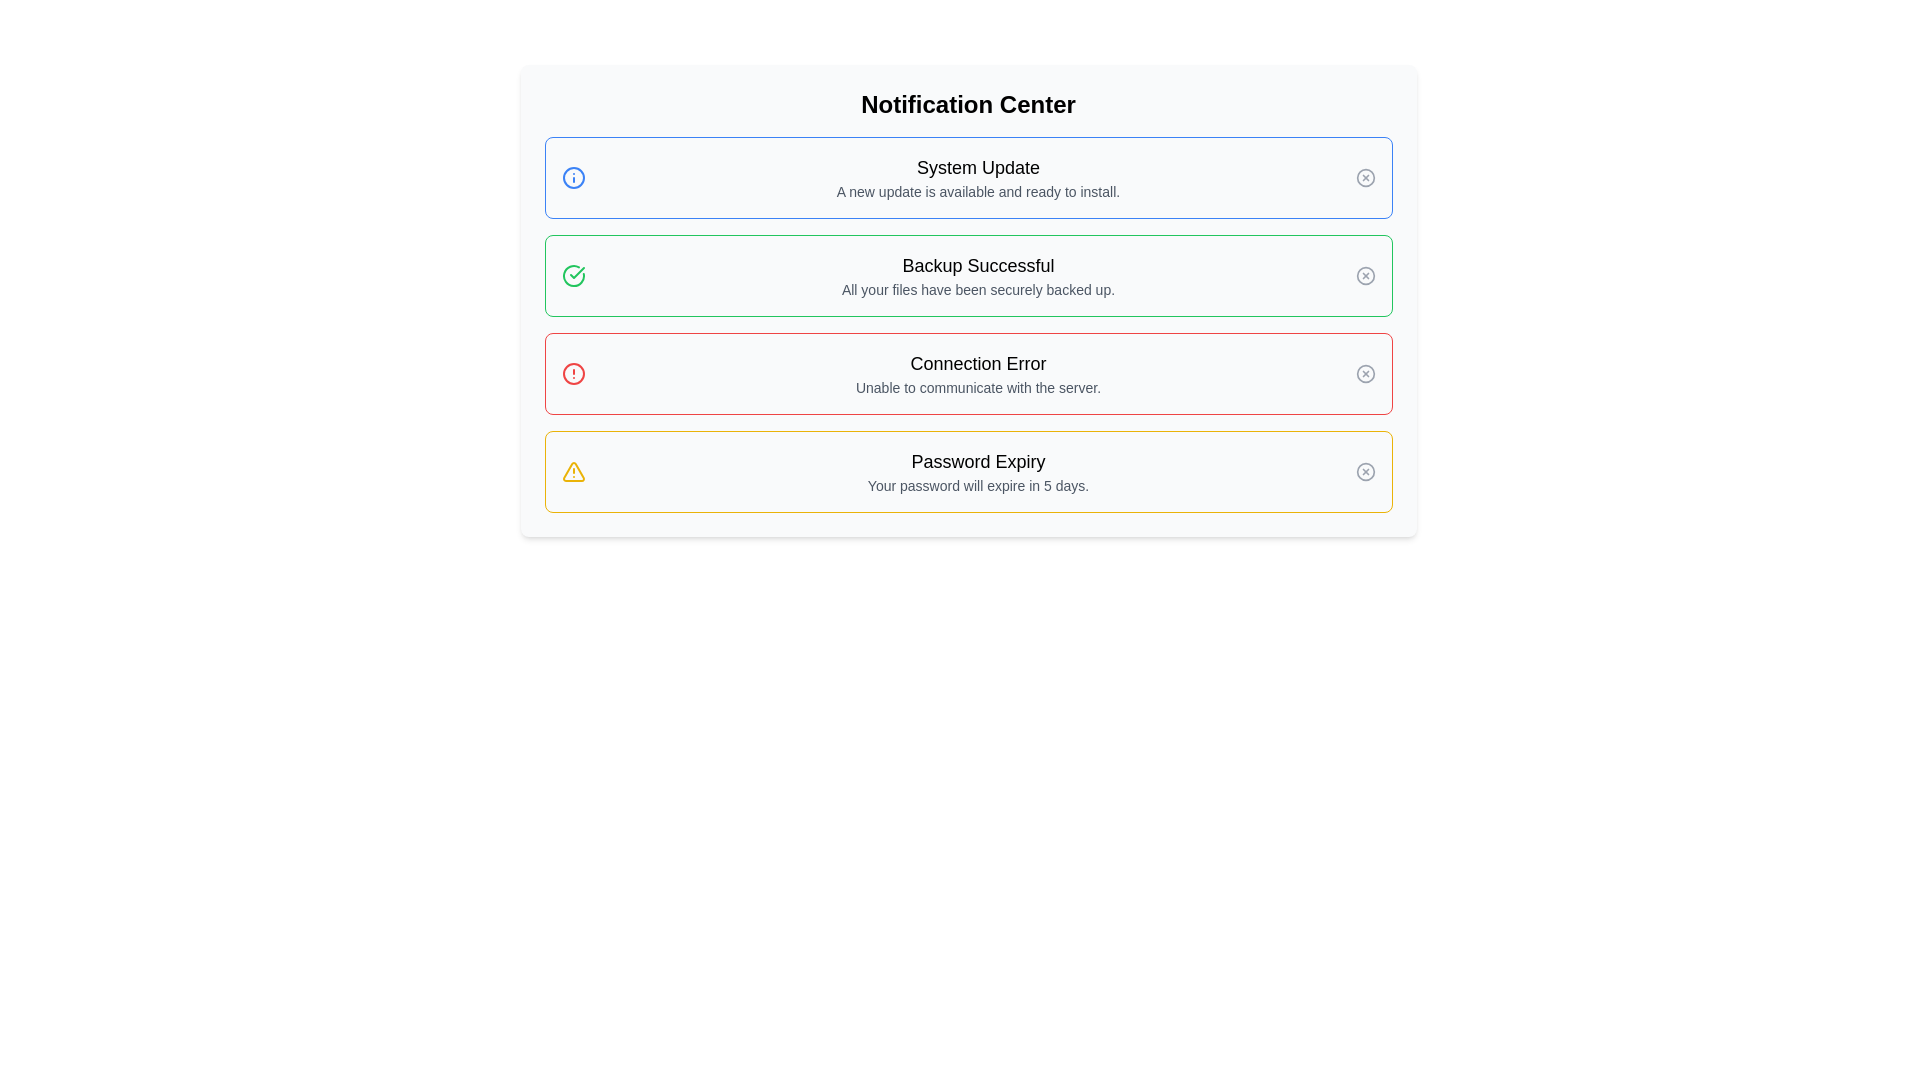 The height and width of the screenshot is (1080, 1920). What do you see at coordinates (978, 192) in the screenshot?
I see `explanatory text located beneath the 'System Update' title within the notification card in the notification center interface` at bounding box center [978, 192].